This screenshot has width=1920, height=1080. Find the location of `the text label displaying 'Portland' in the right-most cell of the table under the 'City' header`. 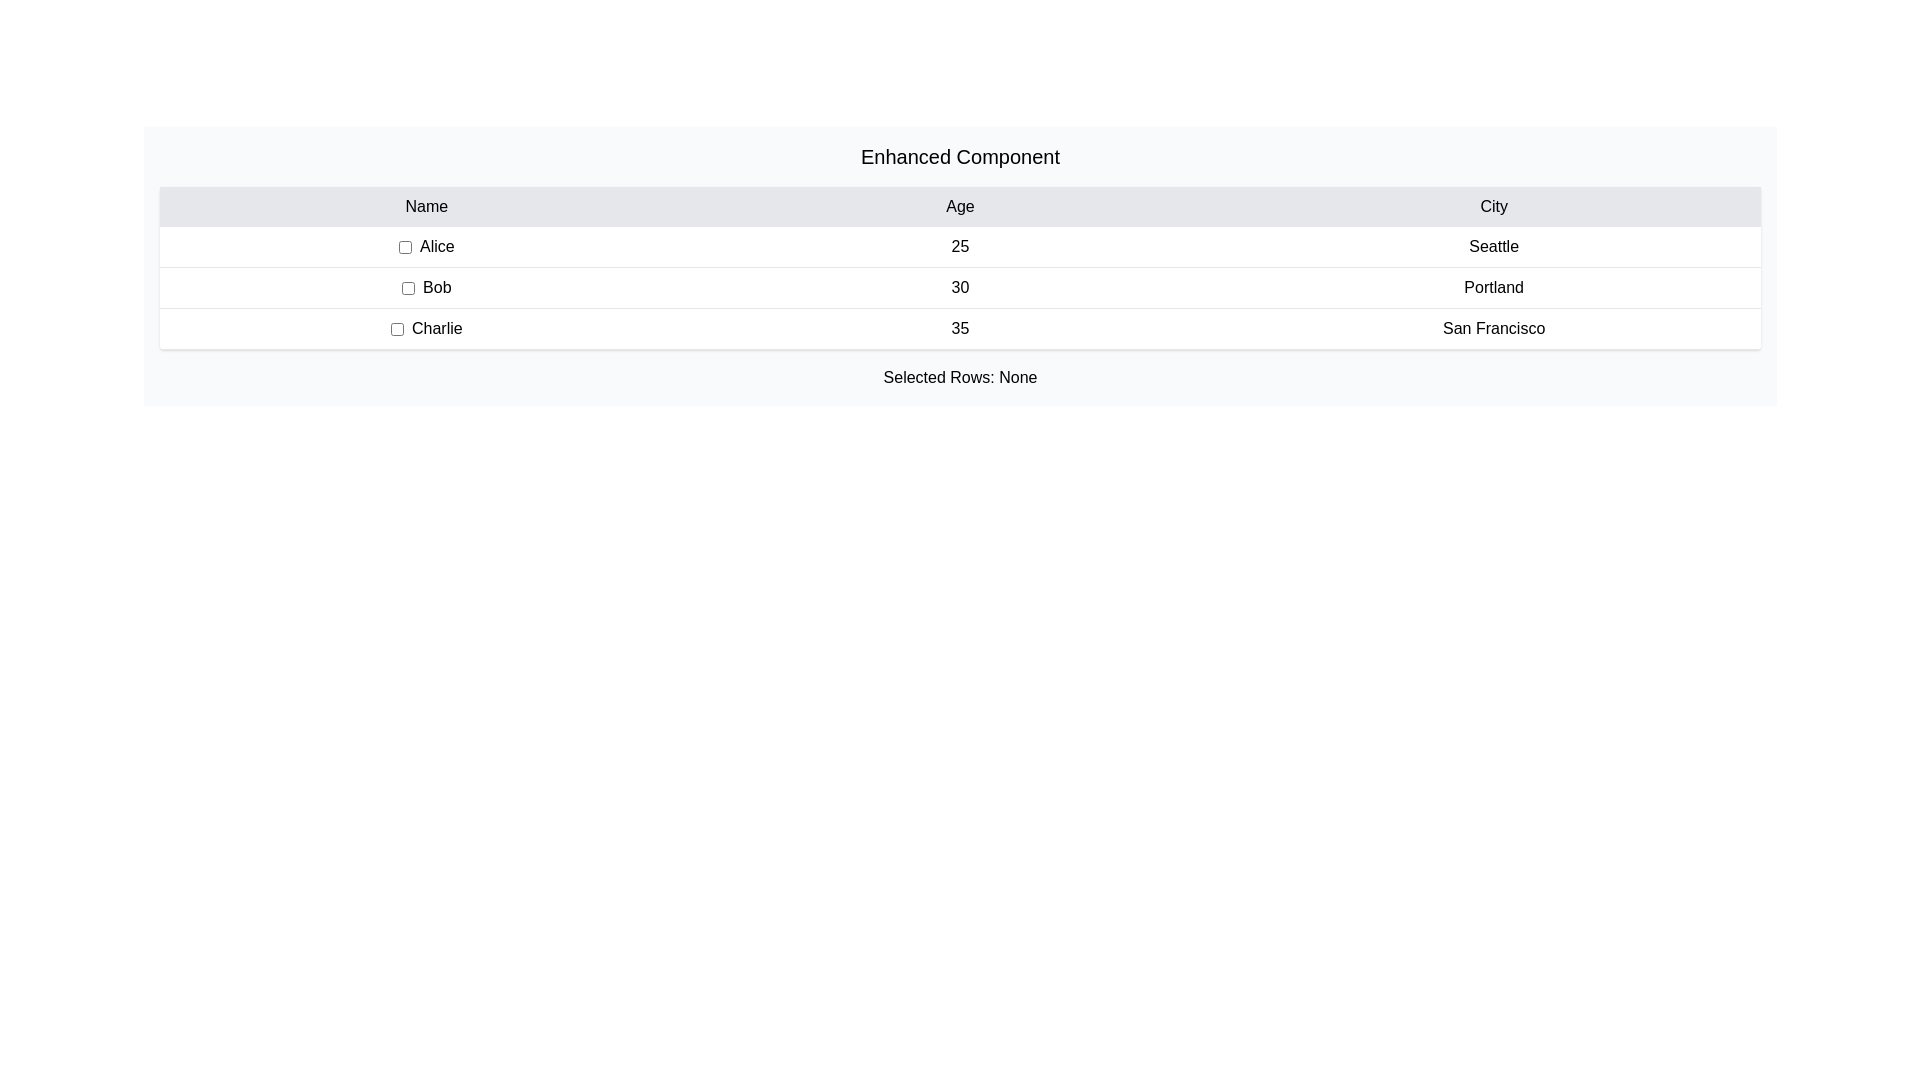

the text label displaying 'Portland' in the right-most cell of the table under the 'City' header is located at coordinates (1494, 288).